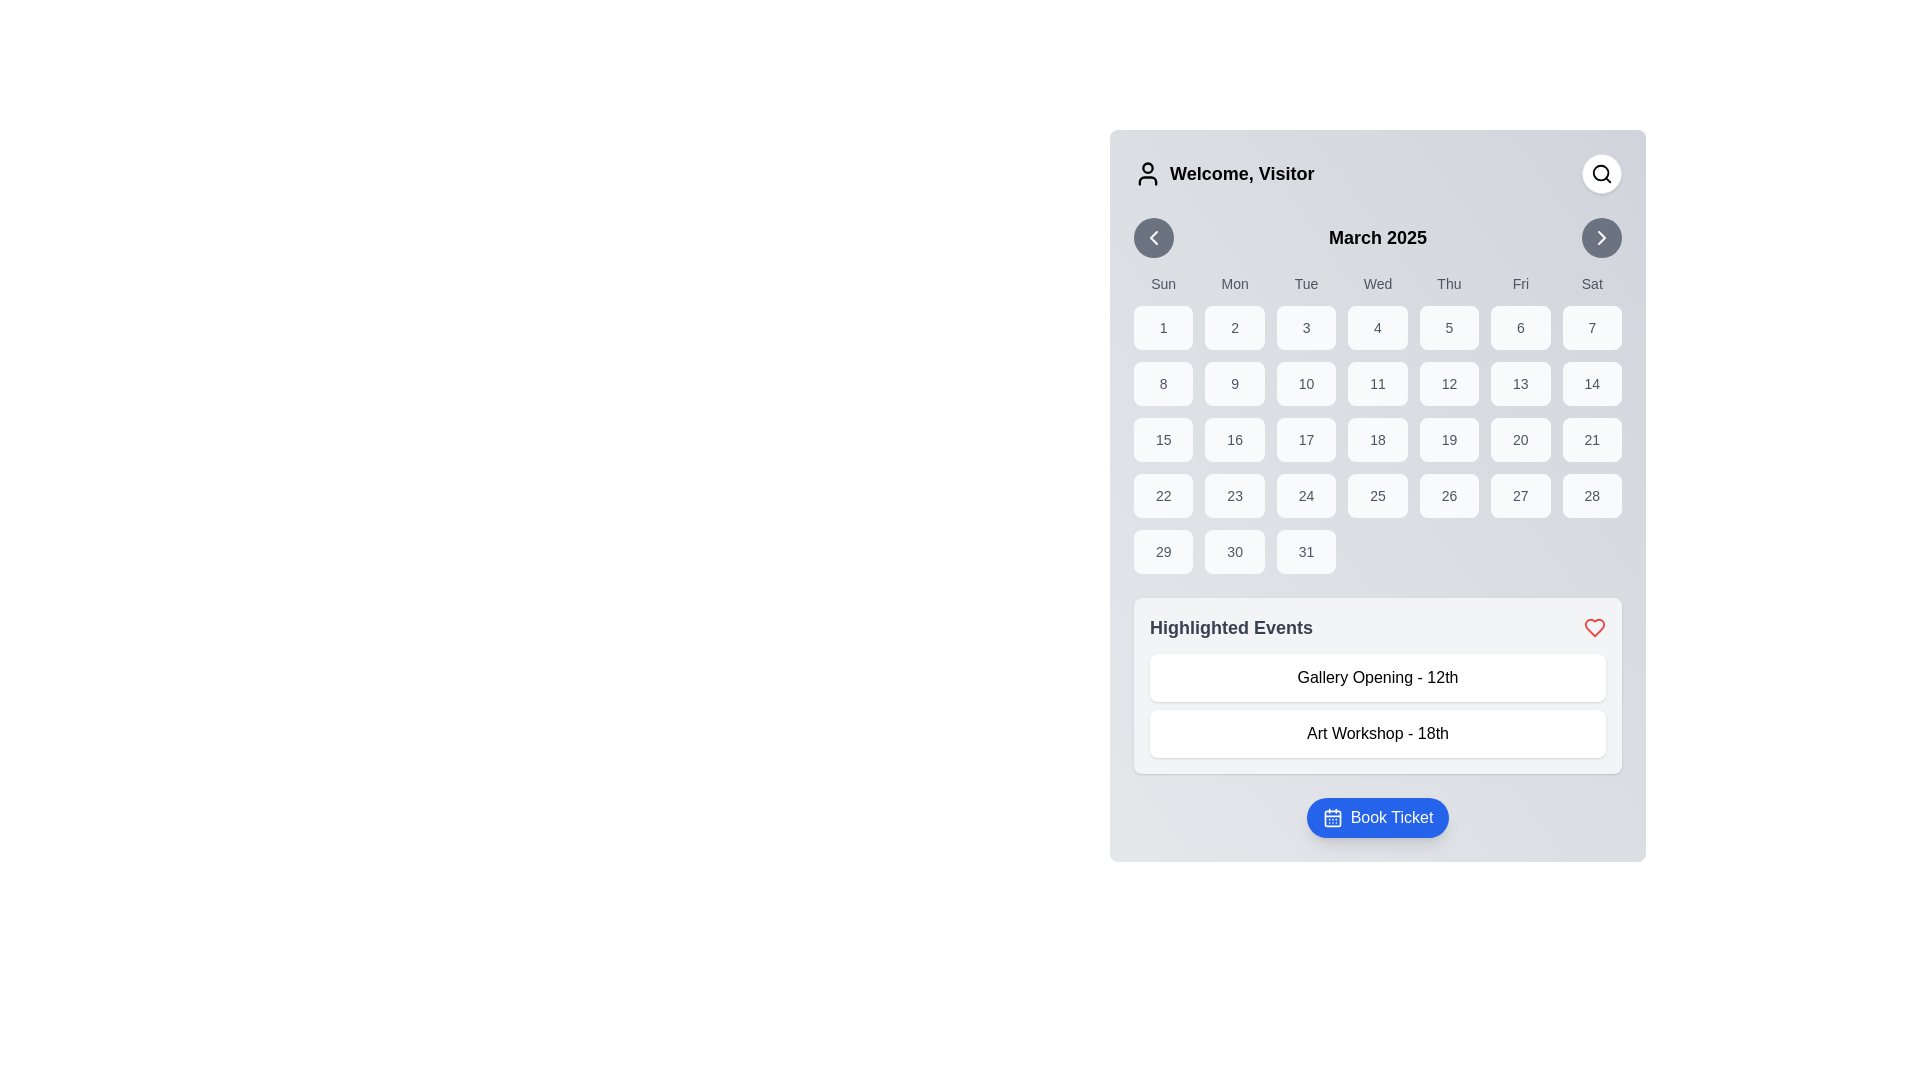 Image resolution: width=1920 pixels, height=1080 pixels. Describe the element at coordinates (1593, 627) in the screenshot. I see `the heart icon located in the header of the 'Highlighted Events' section` at that location.